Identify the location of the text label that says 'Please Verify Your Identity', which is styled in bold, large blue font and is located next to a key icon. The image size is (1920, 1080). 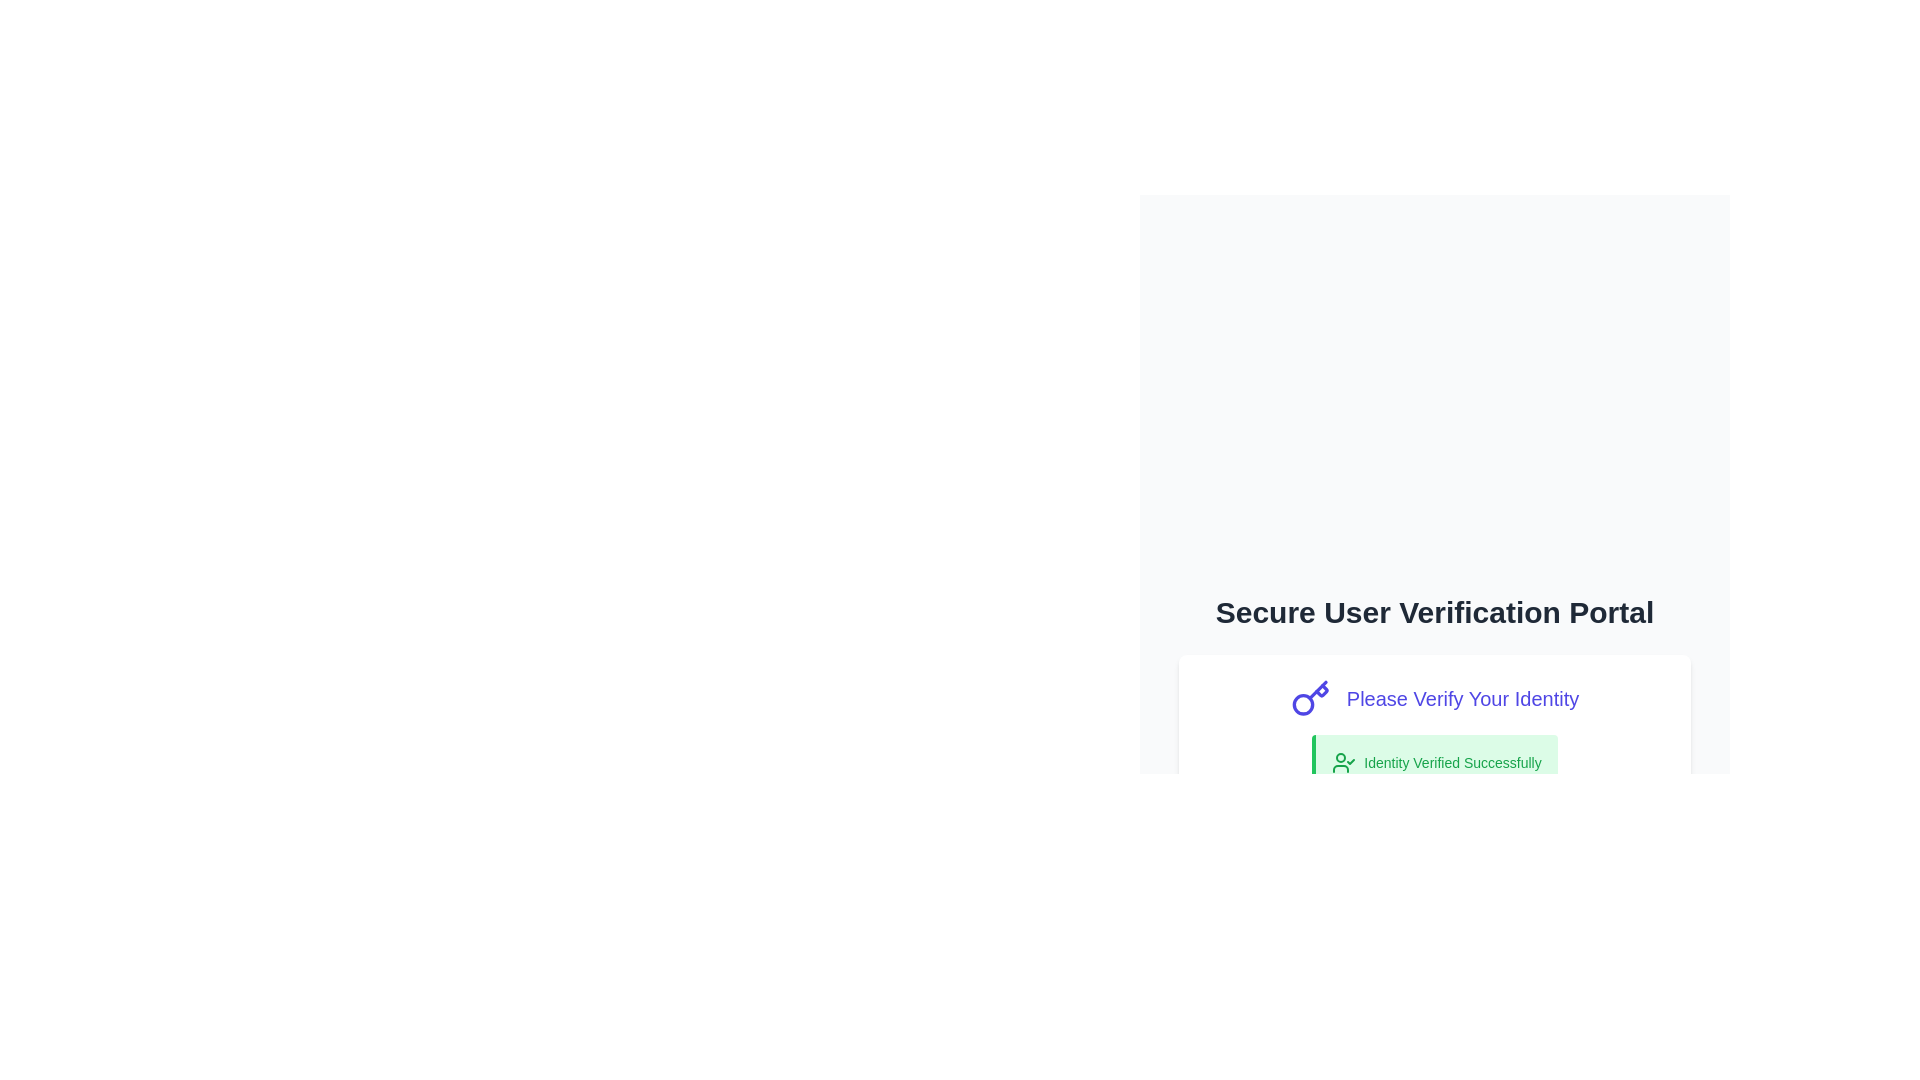
(1463, 697).